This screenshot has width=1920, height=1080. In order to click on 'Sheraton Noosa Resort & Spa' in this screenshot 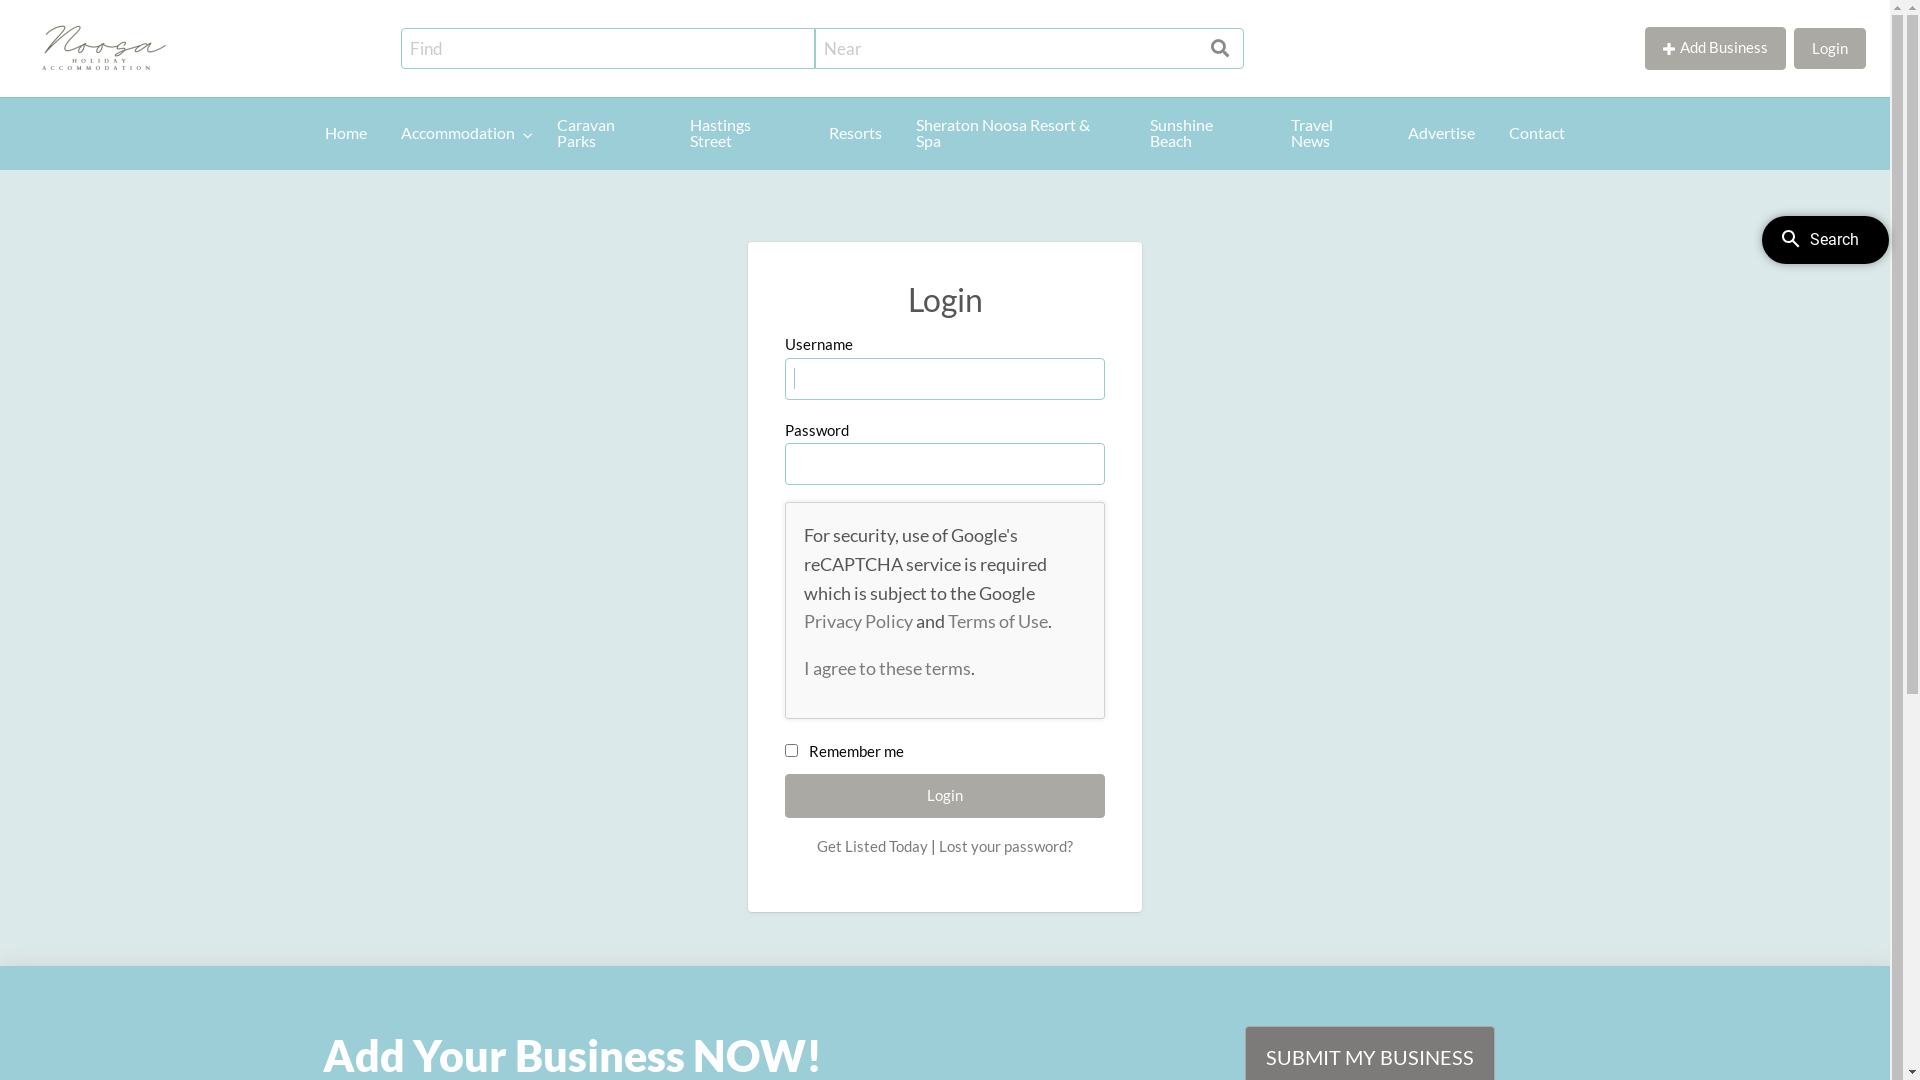, I will do `click(1016, 133)`.